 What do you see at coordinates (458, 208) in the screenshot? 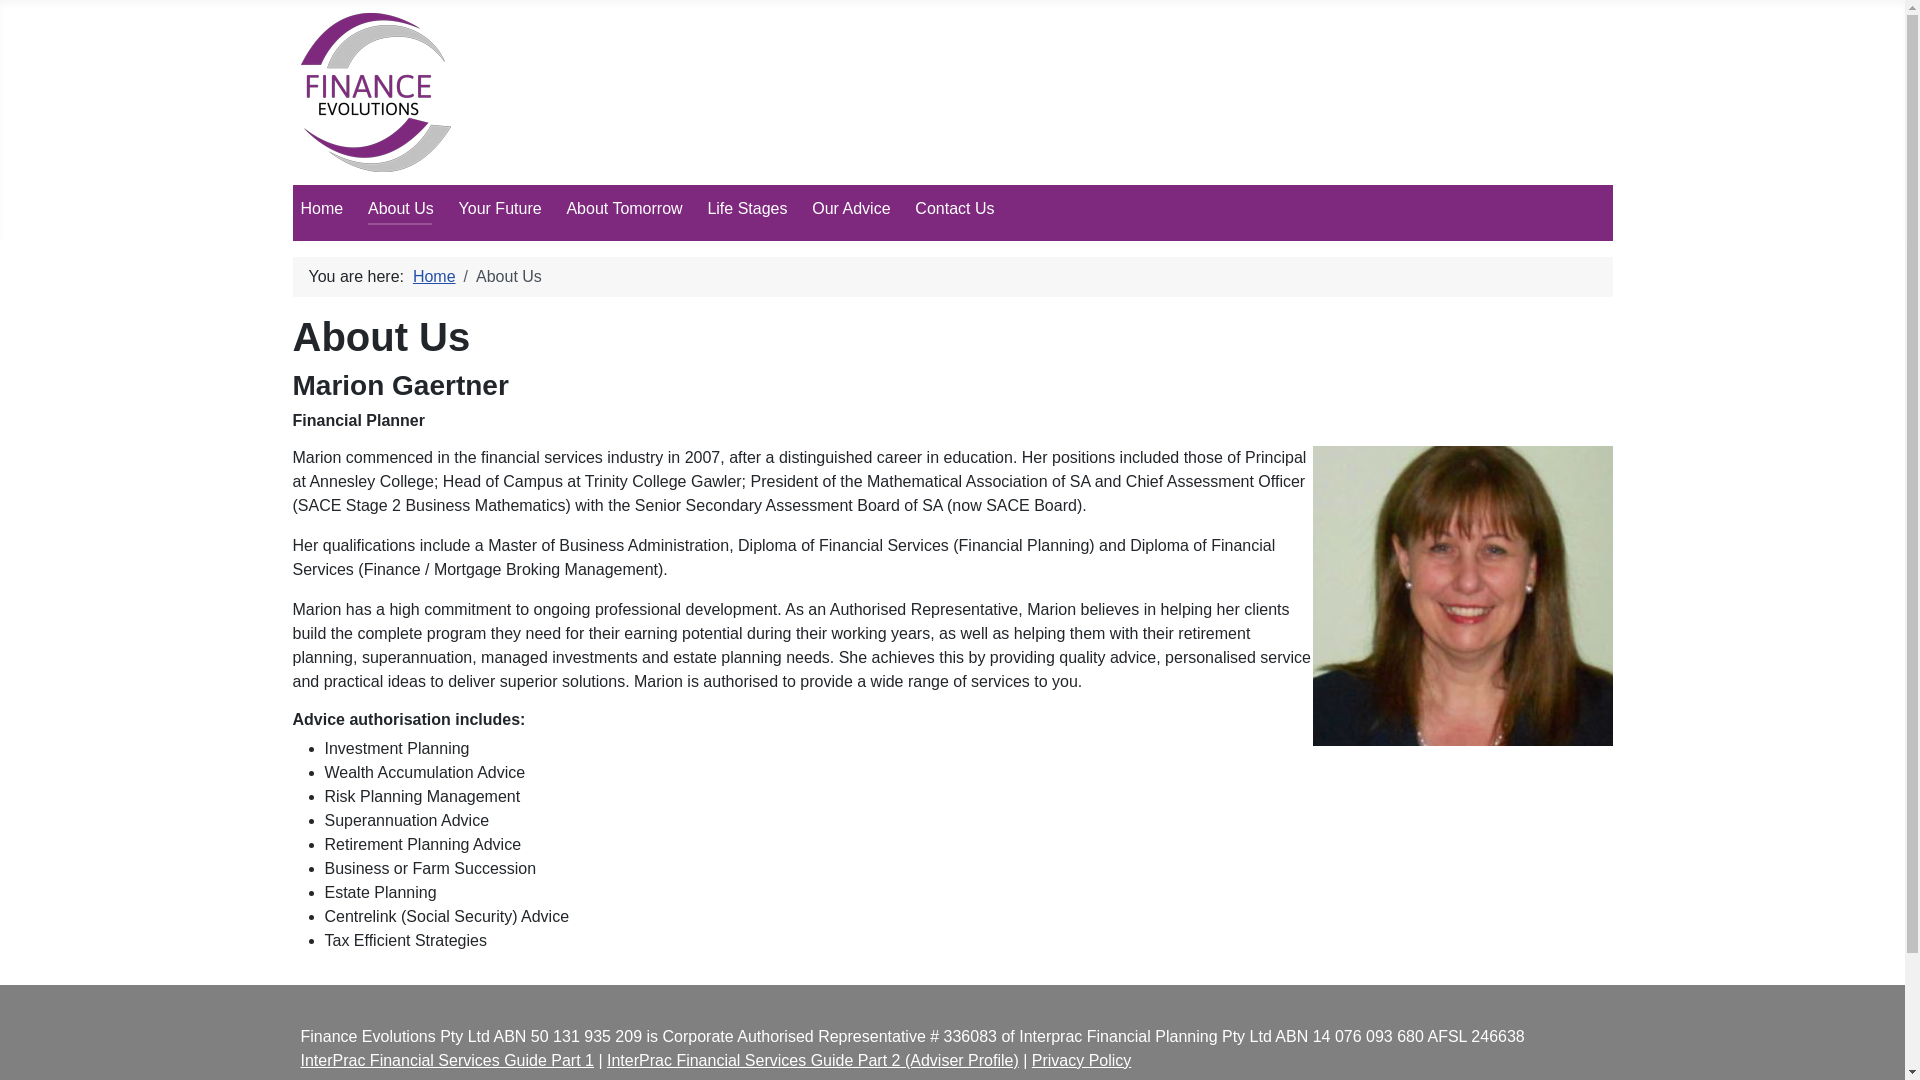
I see `'Your Future'` at bounding box center [458, 208].